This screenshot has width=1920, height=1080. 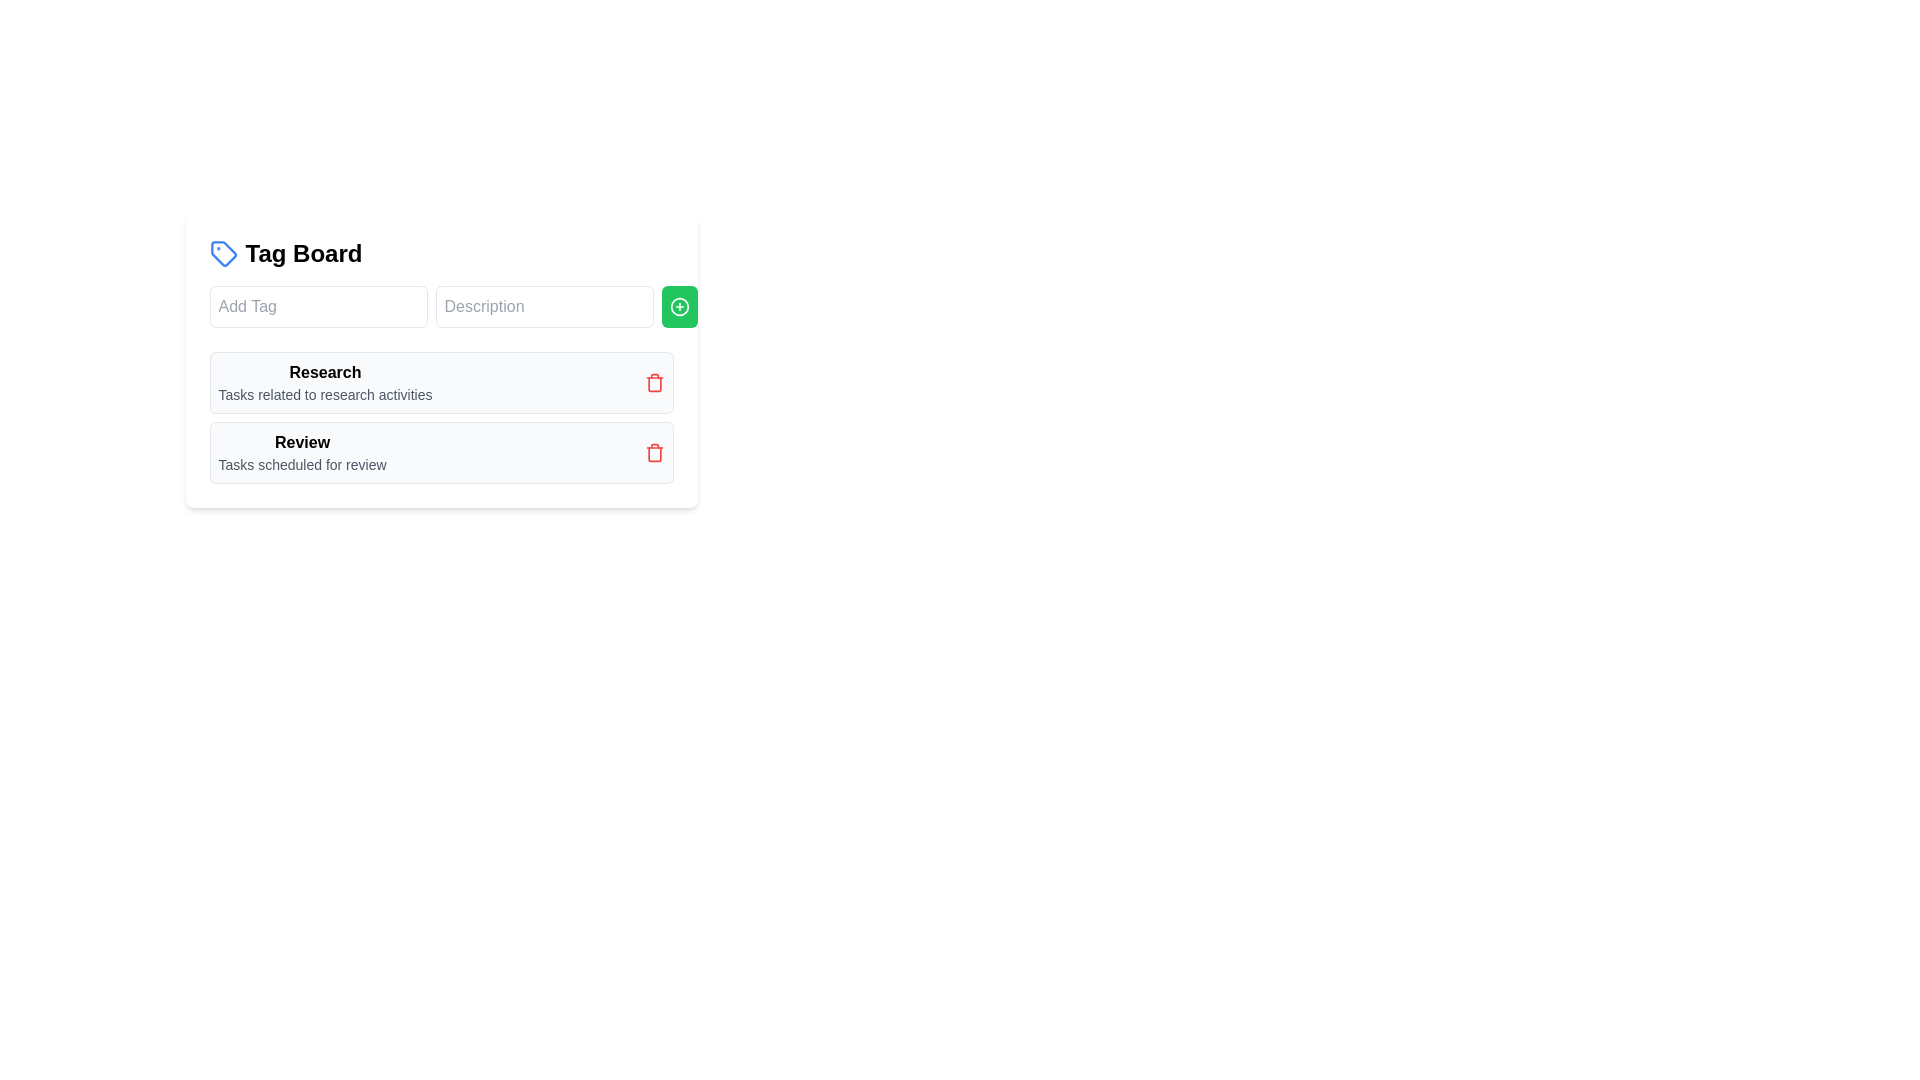 I want to click on the title label of the first list item in the 'Tag Board', which describes the entry purpose or category, so click(x=325, y=372).